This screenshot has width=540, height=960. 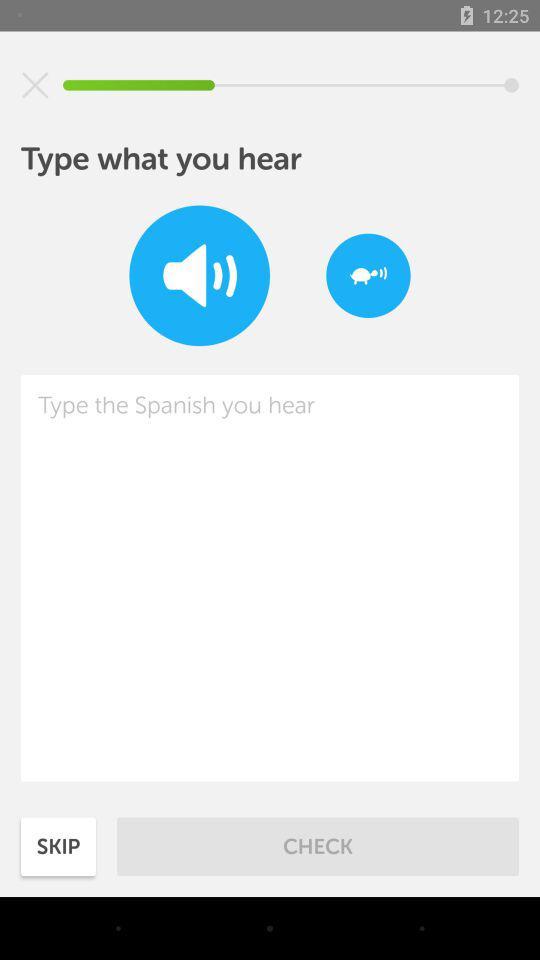 What do you see at coordinates (58, 845) in the screenshot?
I see `skip` at bounding box center [58, 845].